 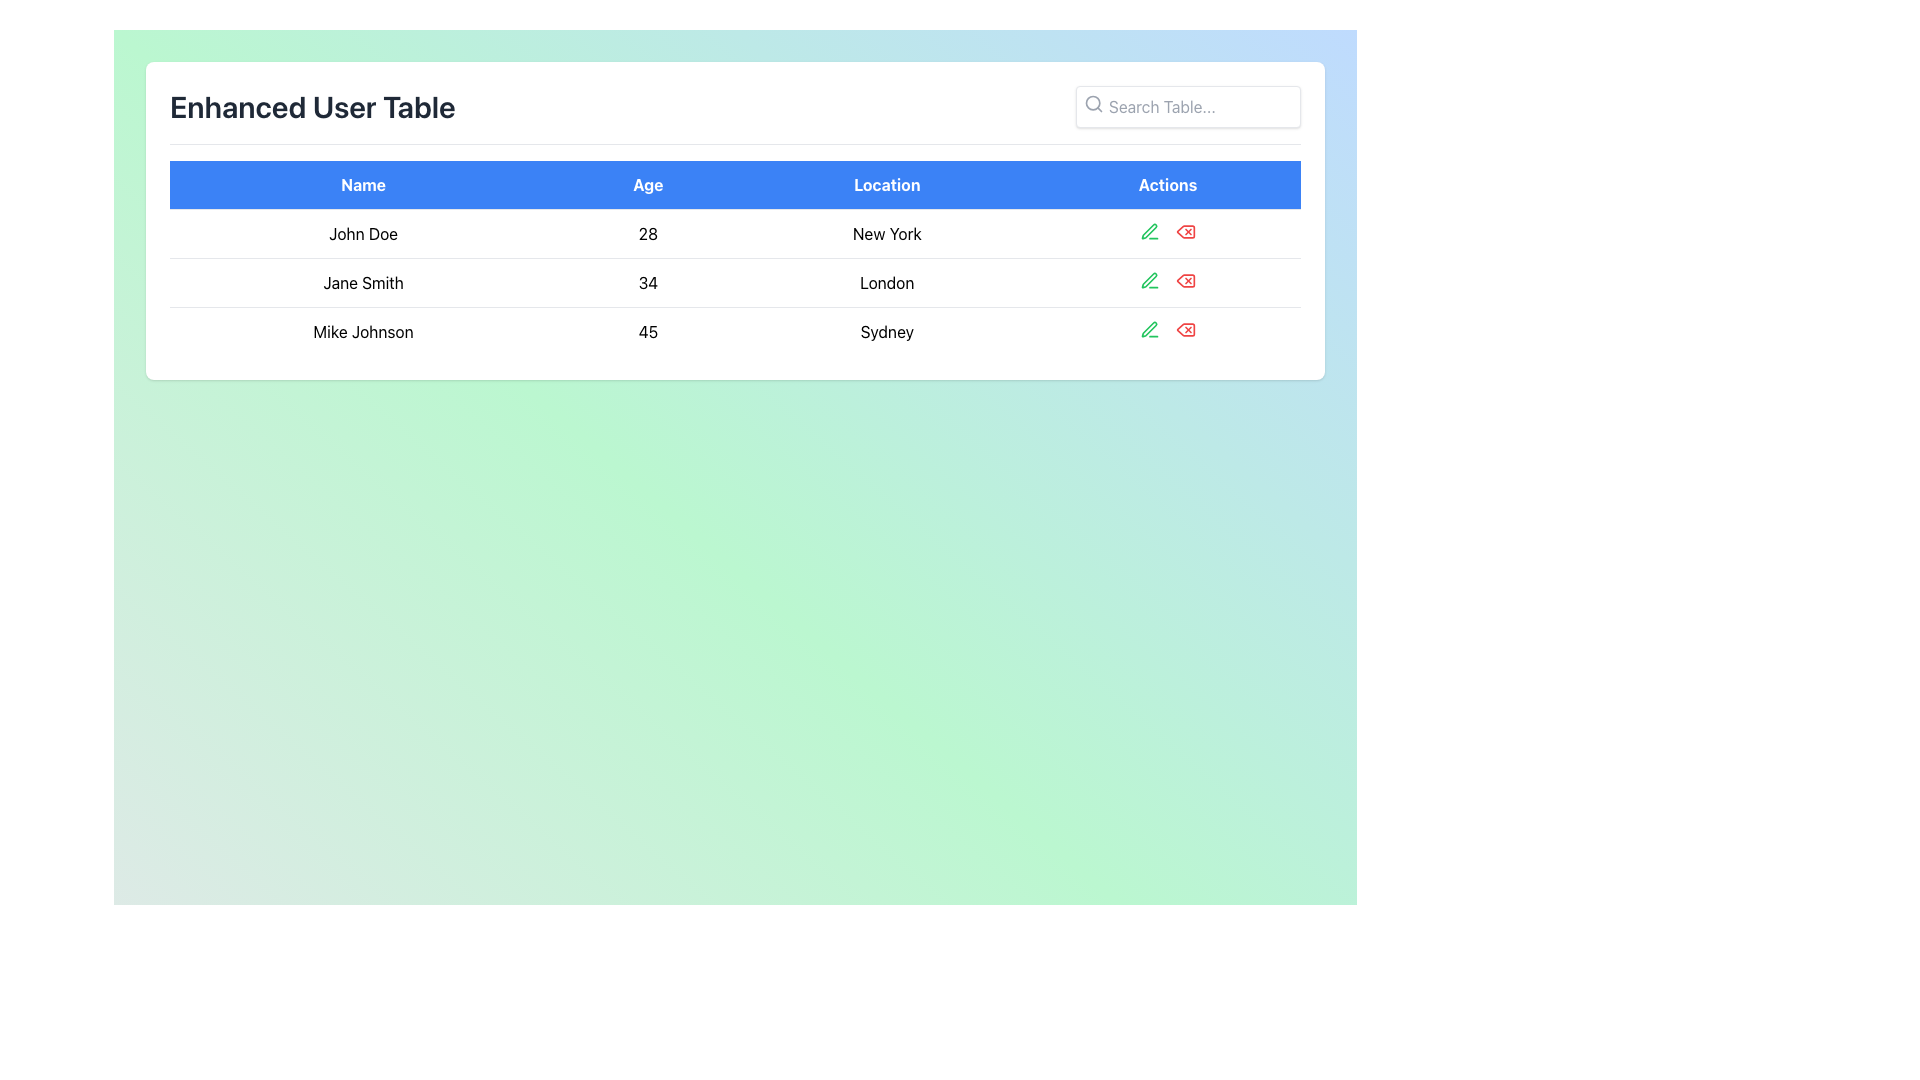 What do you see at coordinates (1150, 281) in the screenshot?
I see `the green pencil icon button located in the 'Actions' column of the row for 'London'` at bounding box center [1150, 281].